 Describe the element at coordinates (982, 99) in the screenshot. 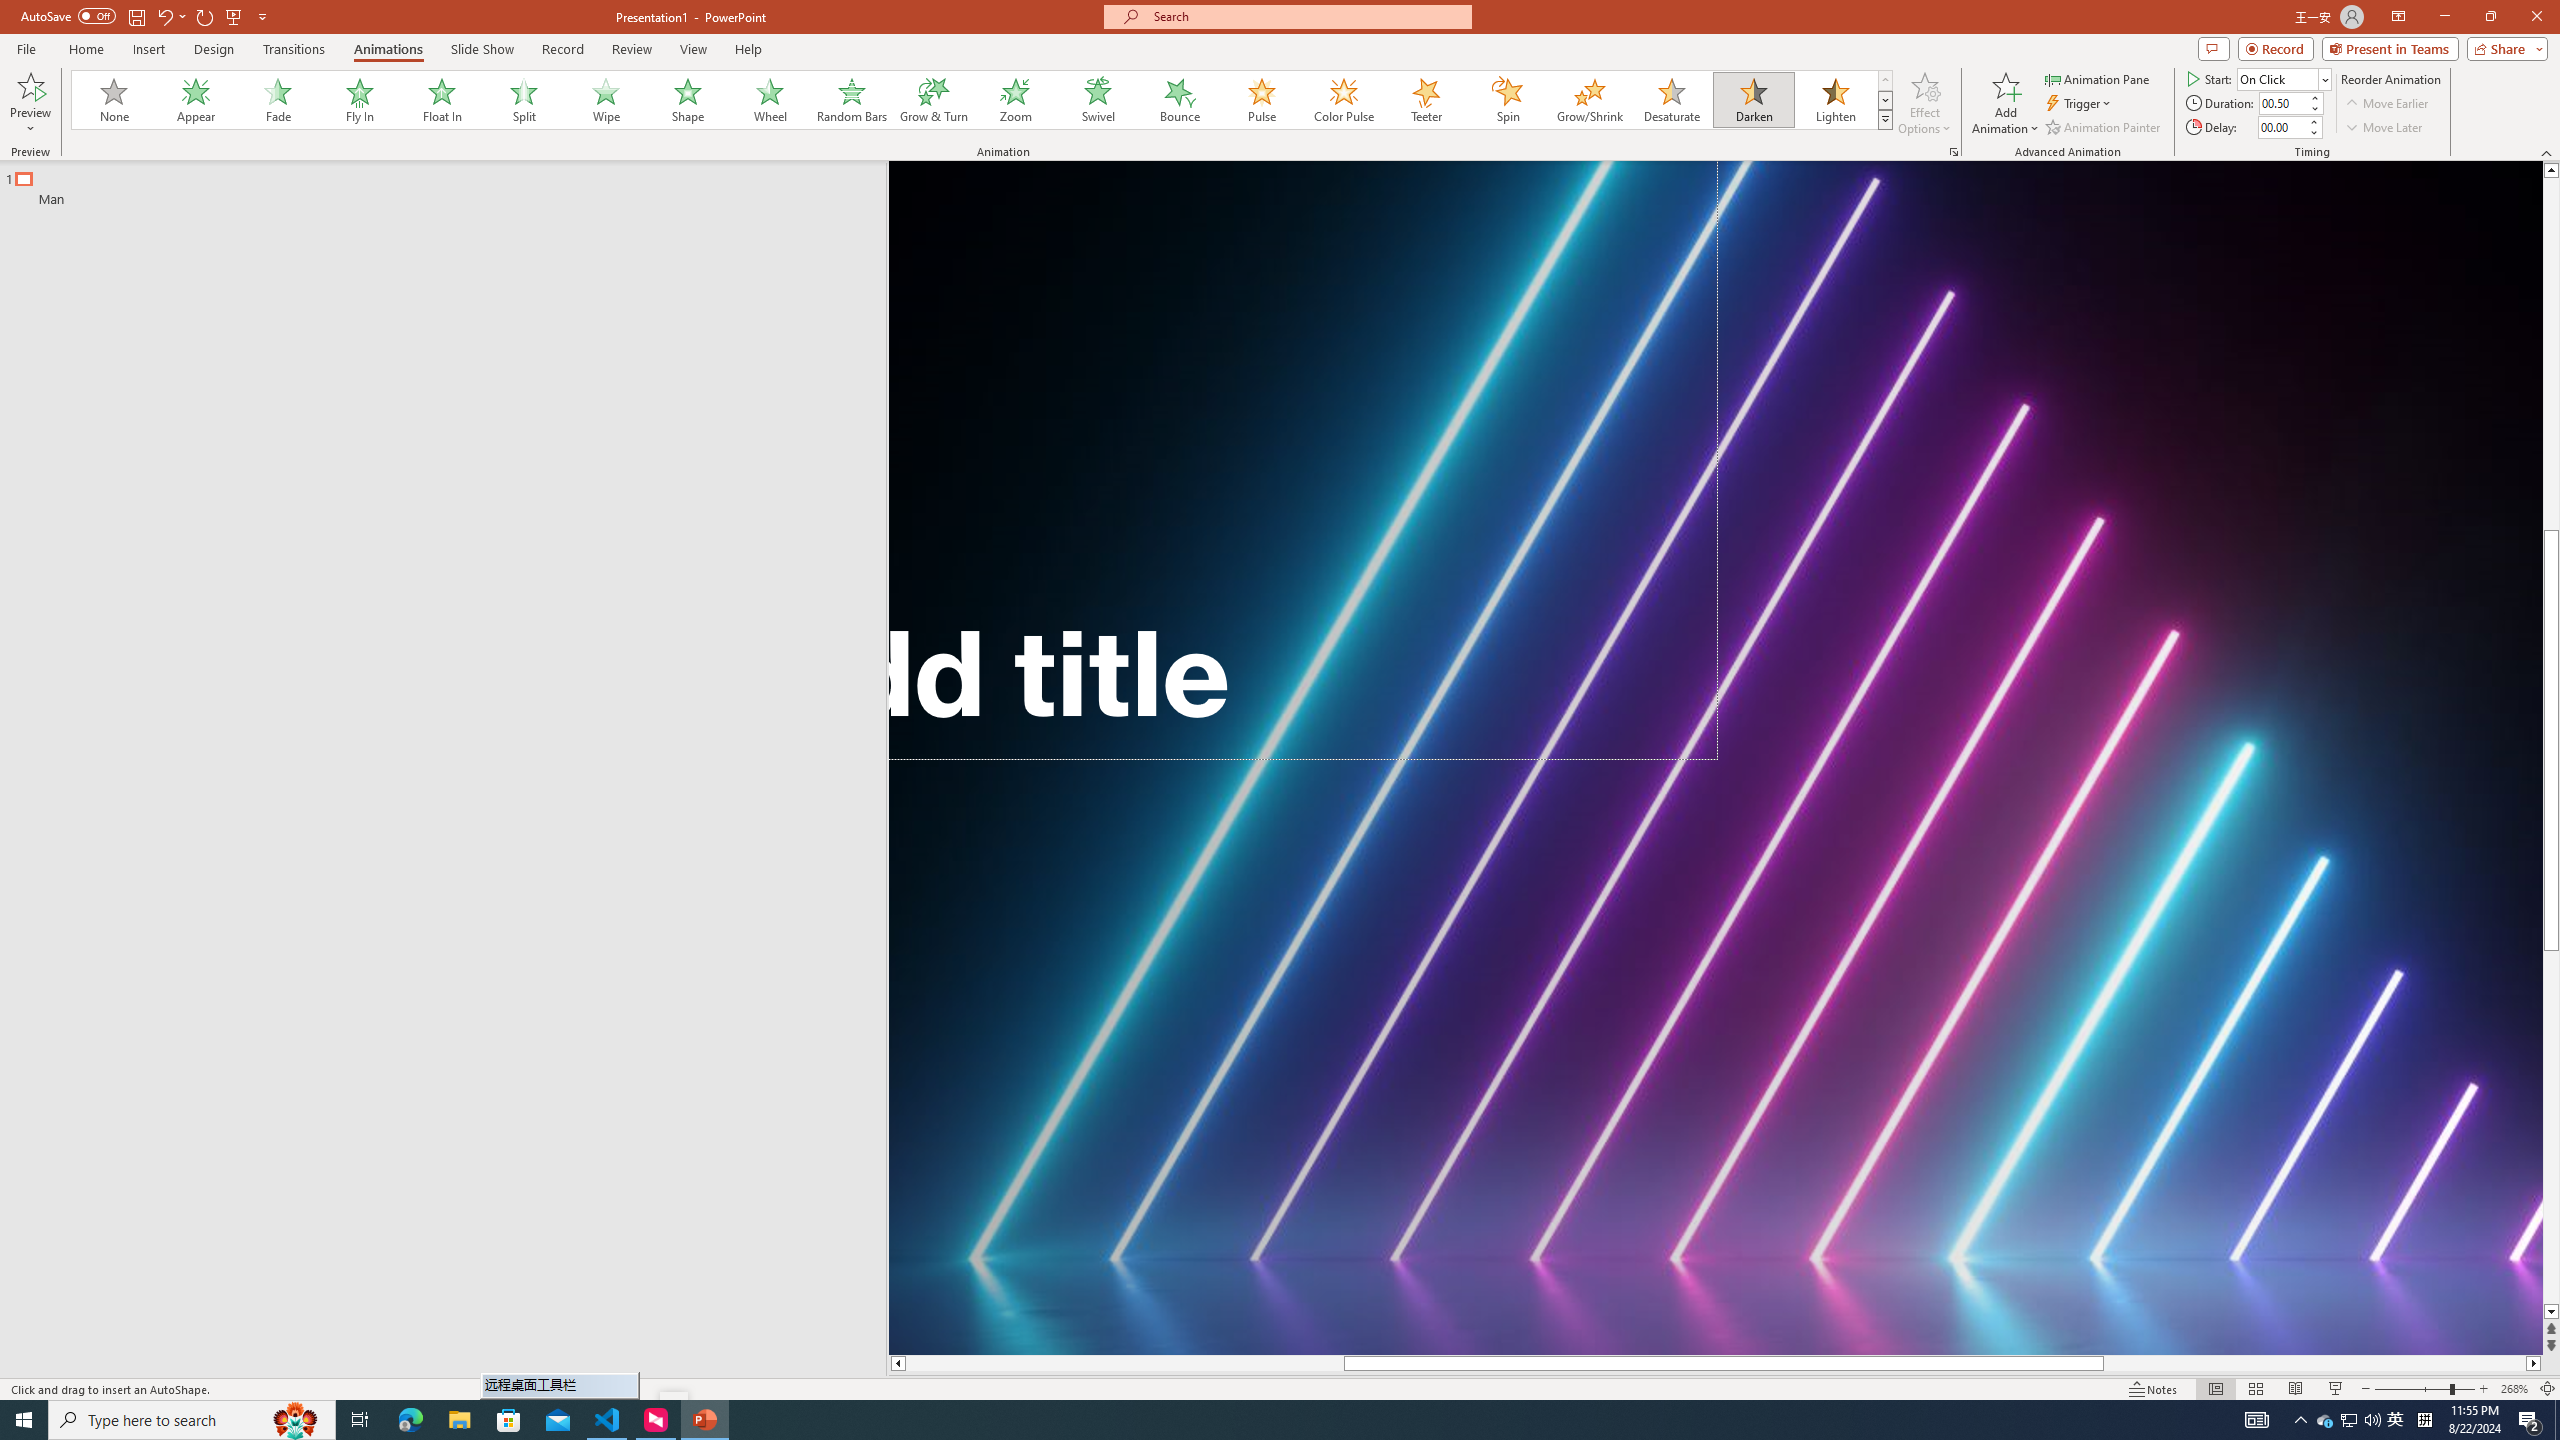

I see `'AutomationID: AnimationGallery'` at that location.